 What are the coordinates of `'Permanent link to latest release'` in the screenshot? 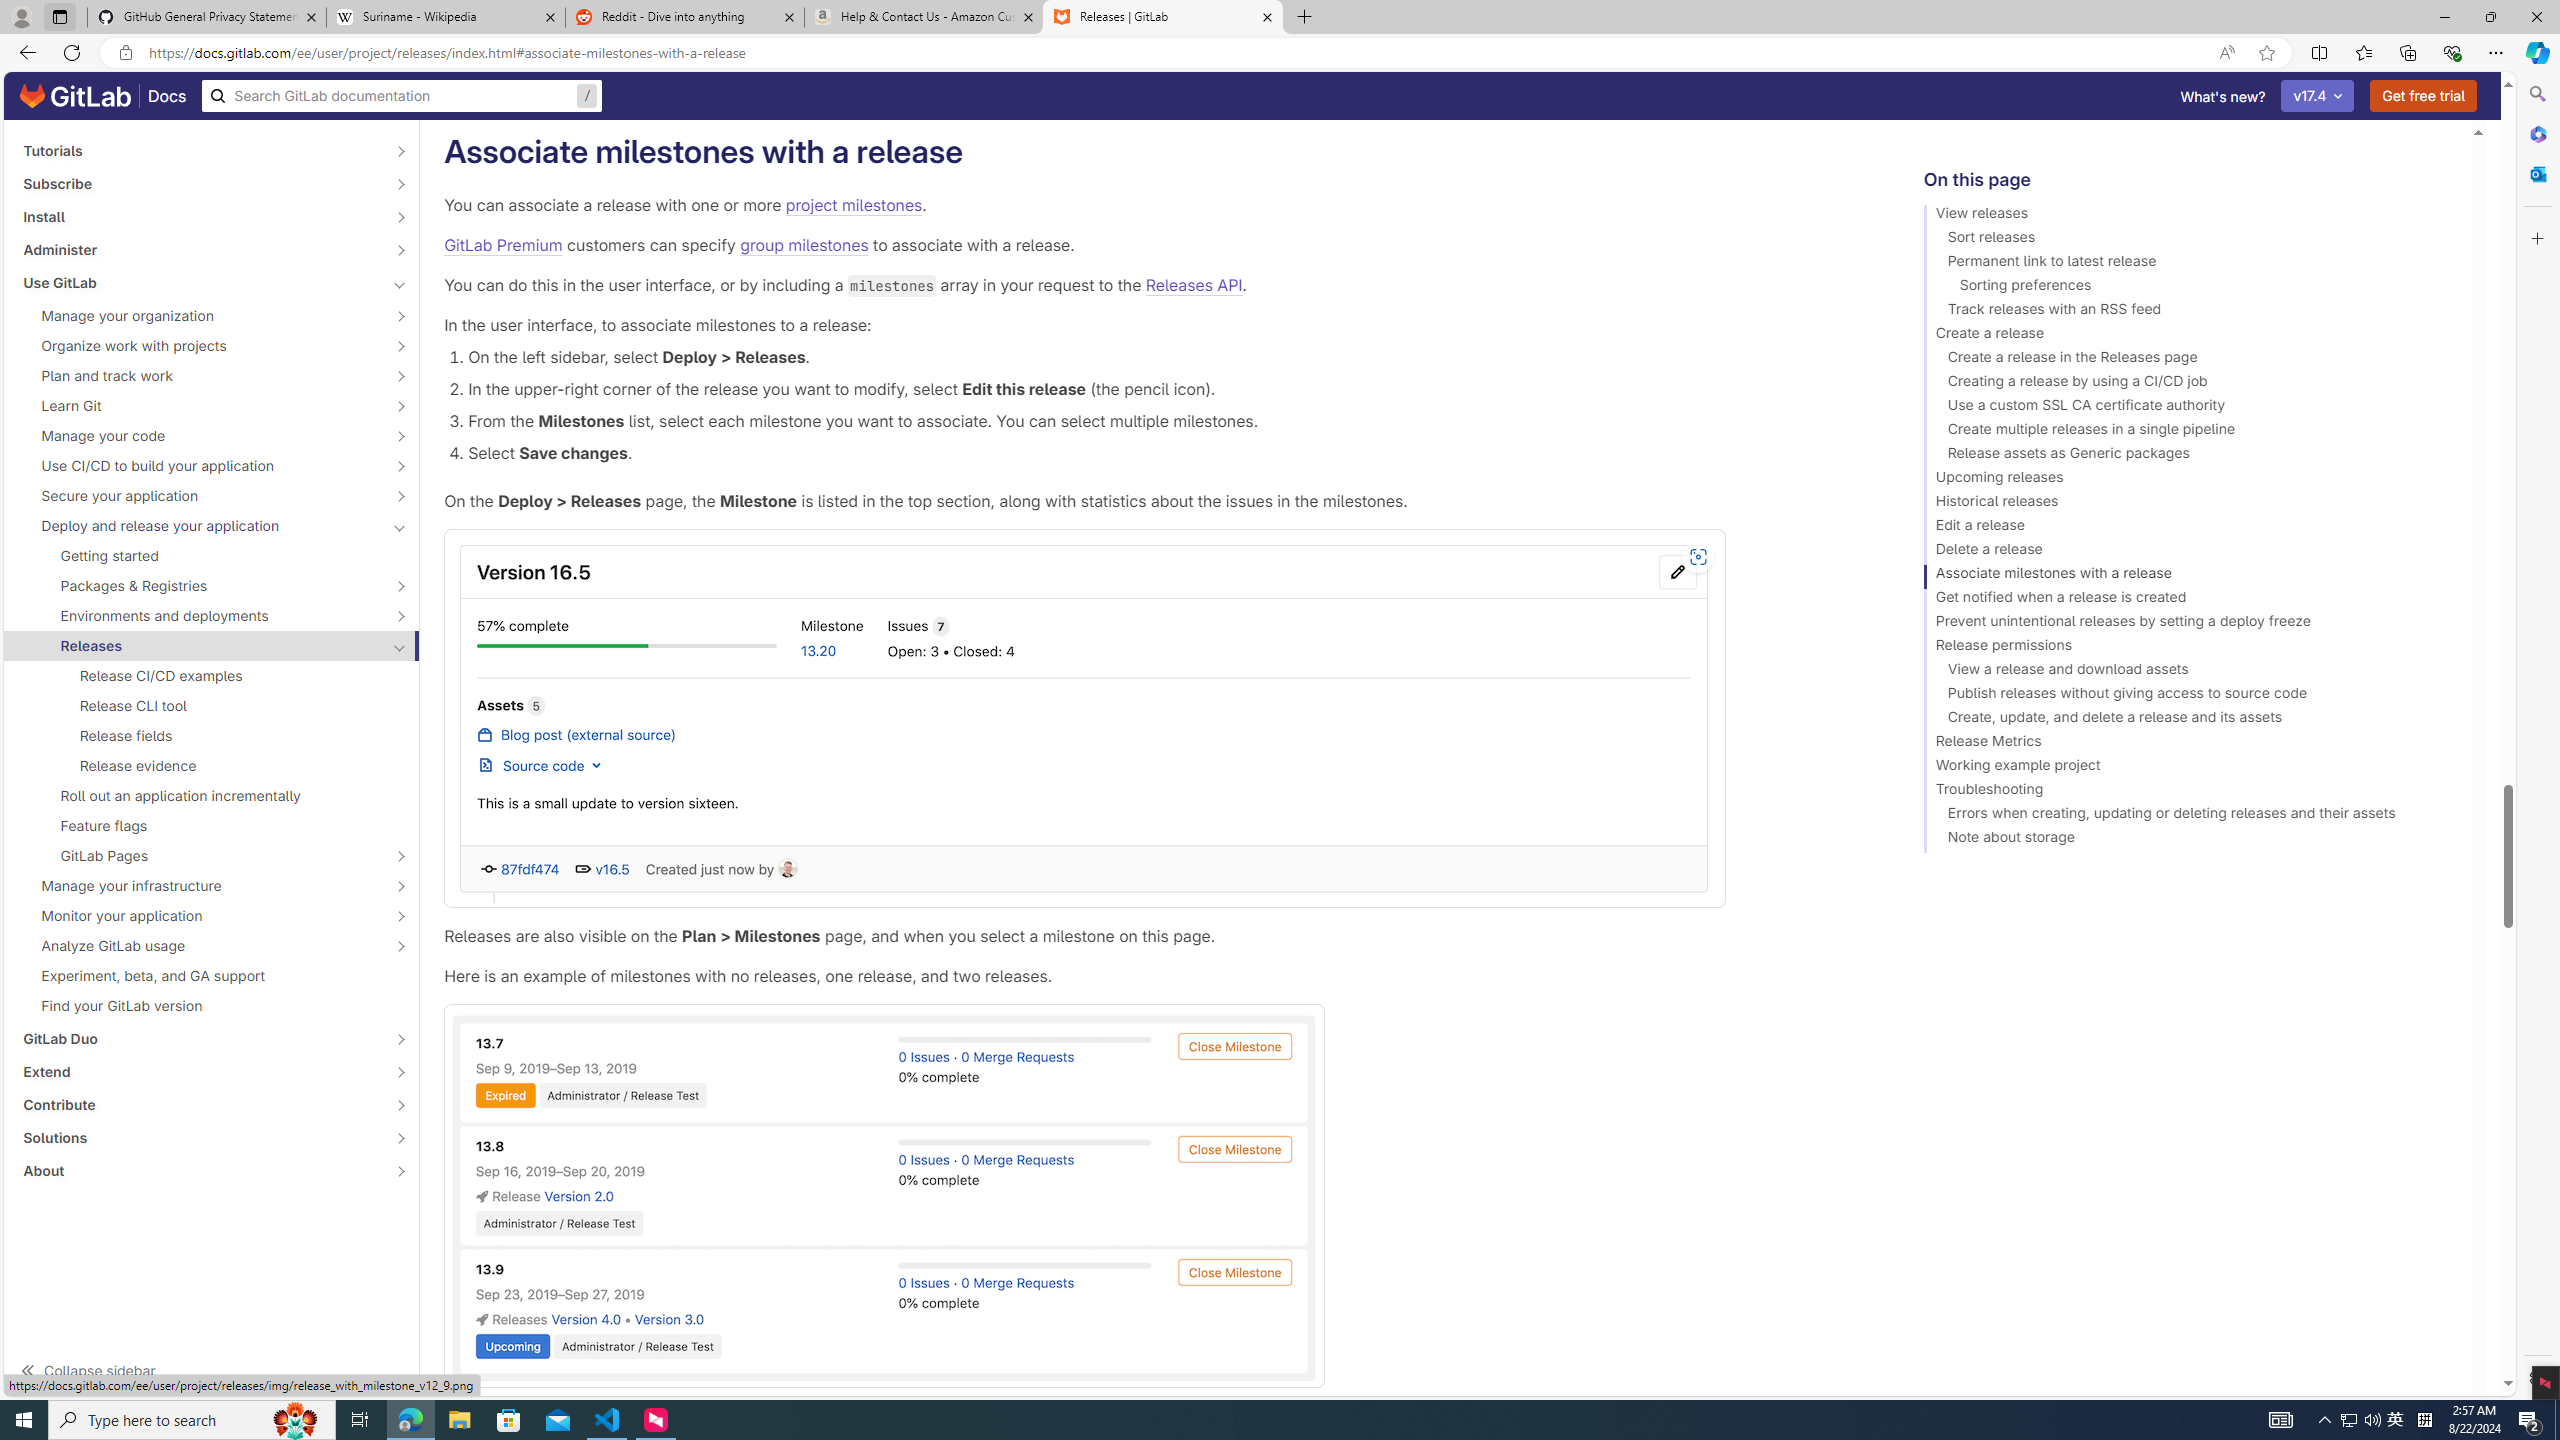 It's located at (2188, 264).